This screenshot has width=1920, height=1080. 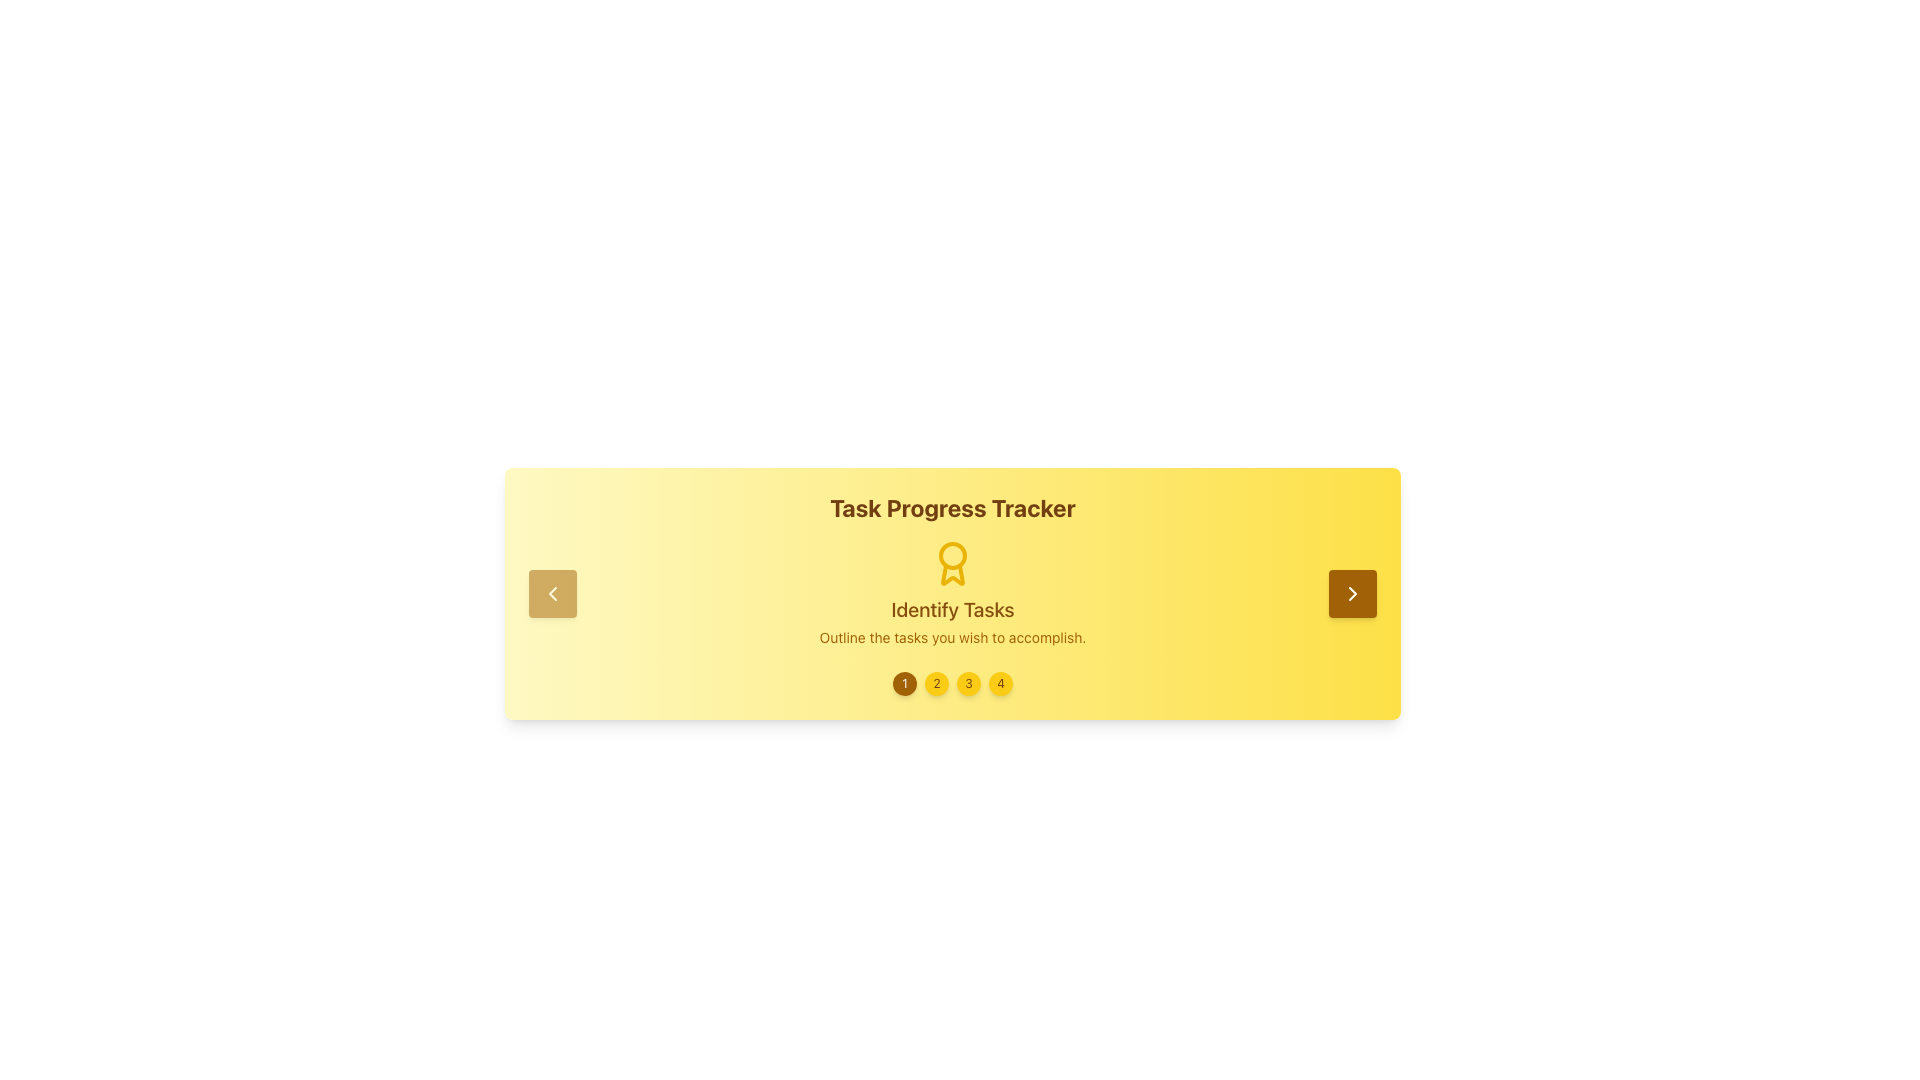 I want to click on the circular decorative component located inside the medal icon beneath the heading 'Task Progress Tracker', so click(x=952, y=555).